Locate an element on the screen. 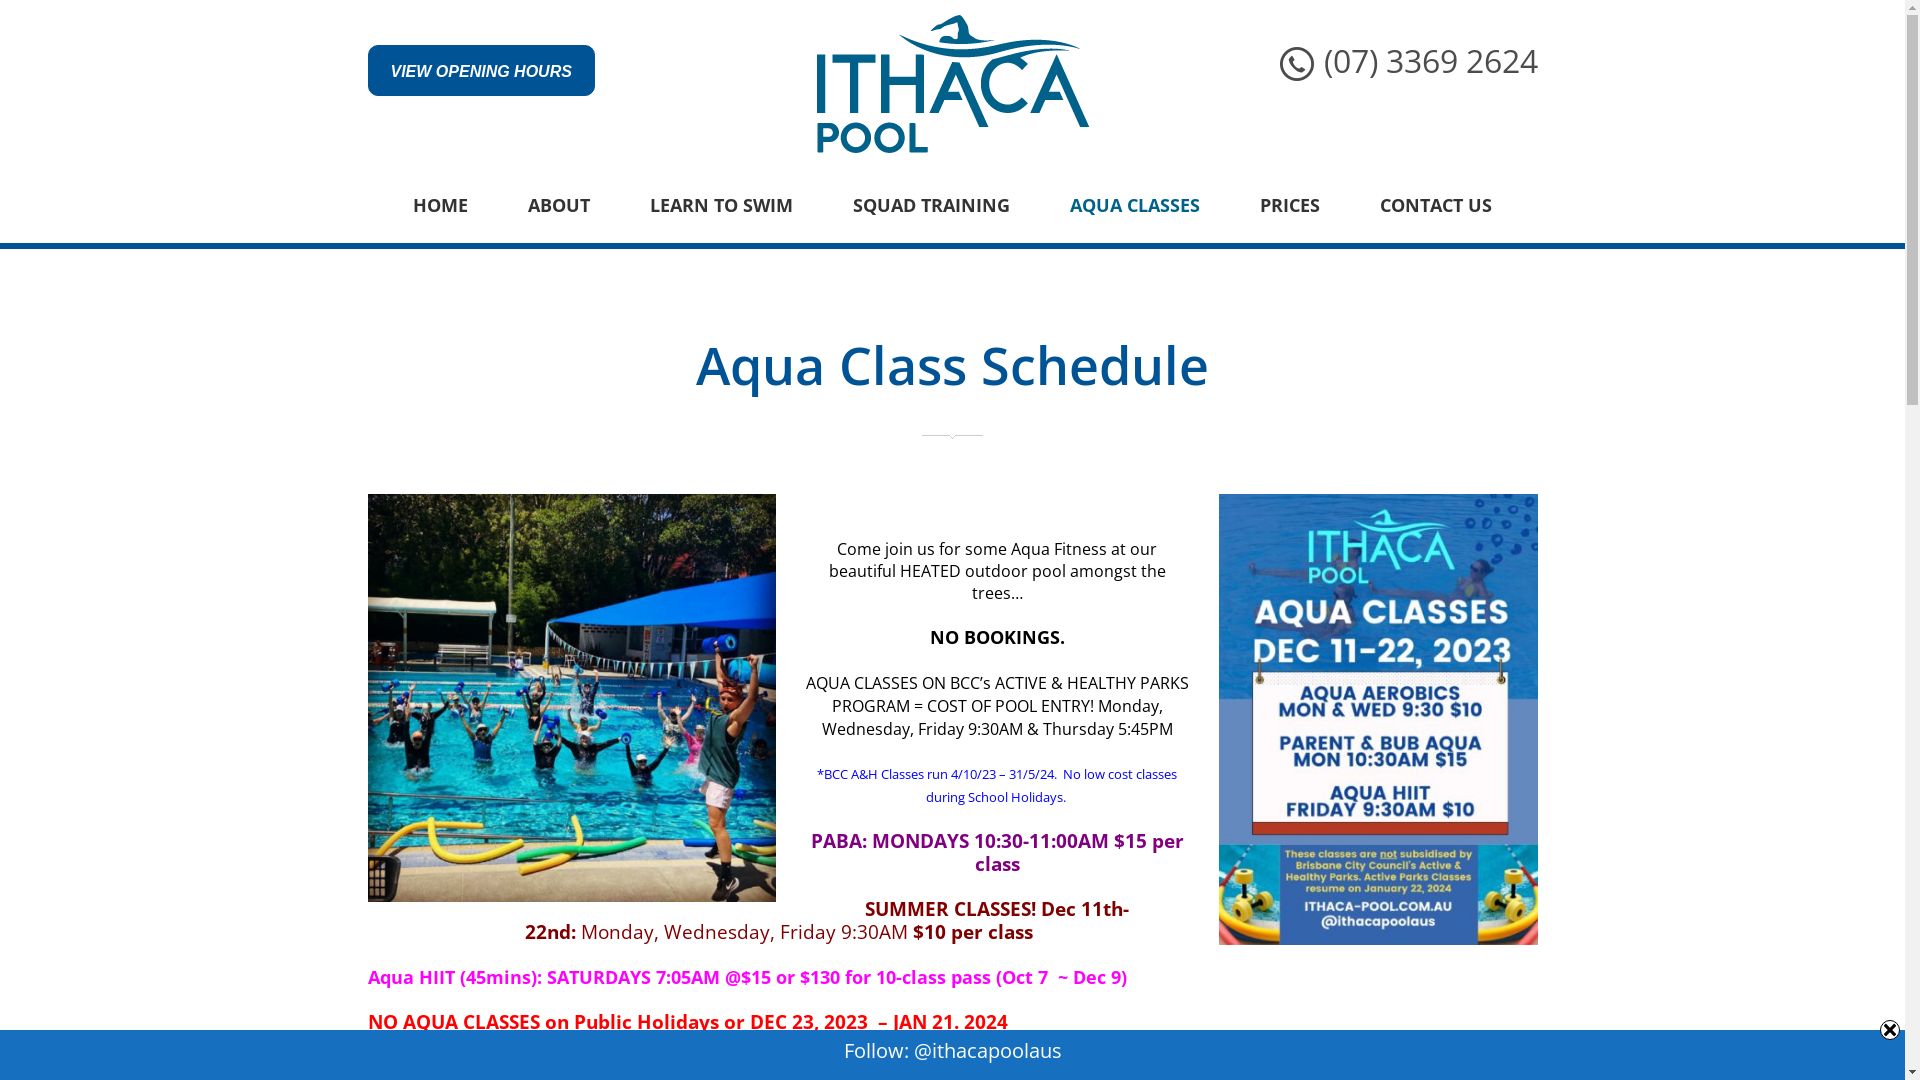 The width and height of the screenshot is (1920, 1080). 'CONTACT US' is located at coordinates (1434, 204).